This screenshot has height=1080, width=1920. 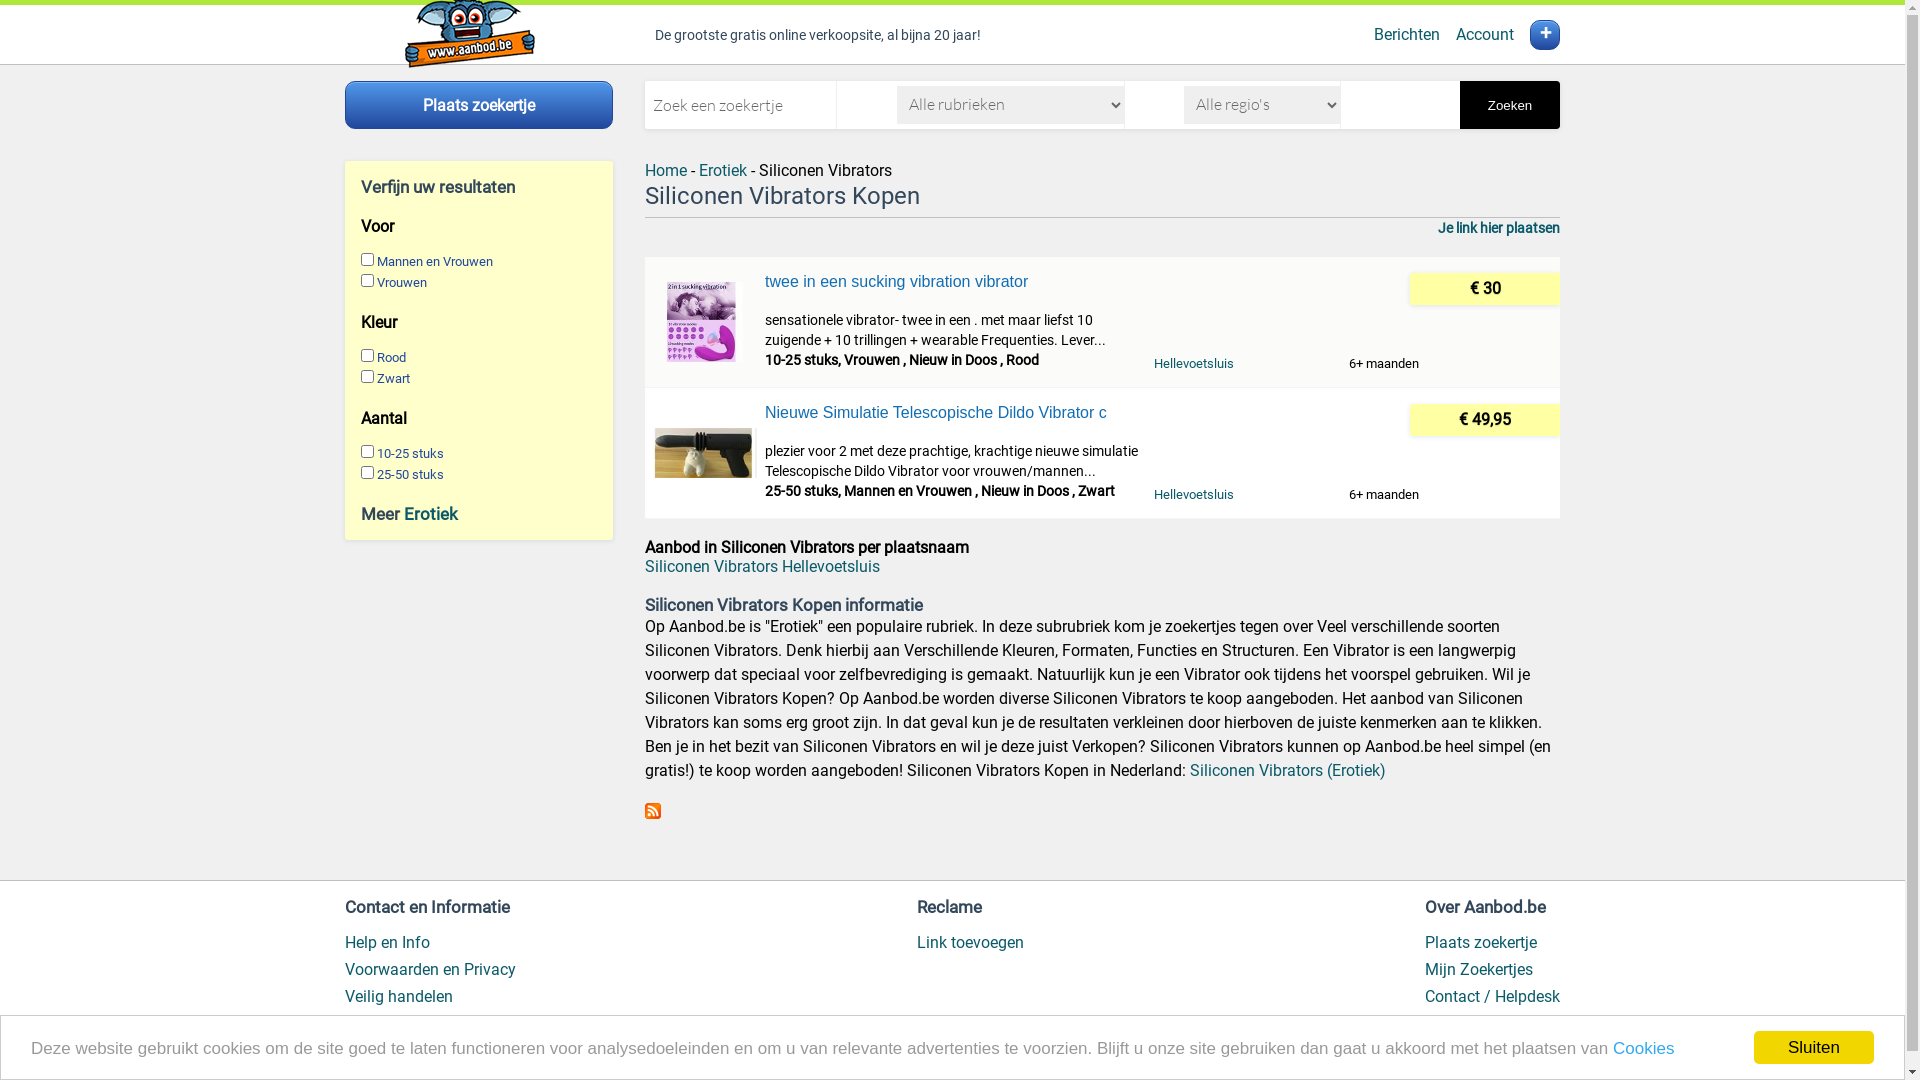 I want to click on 'Contact / Helpdesk', so click(x=1492, y=996).